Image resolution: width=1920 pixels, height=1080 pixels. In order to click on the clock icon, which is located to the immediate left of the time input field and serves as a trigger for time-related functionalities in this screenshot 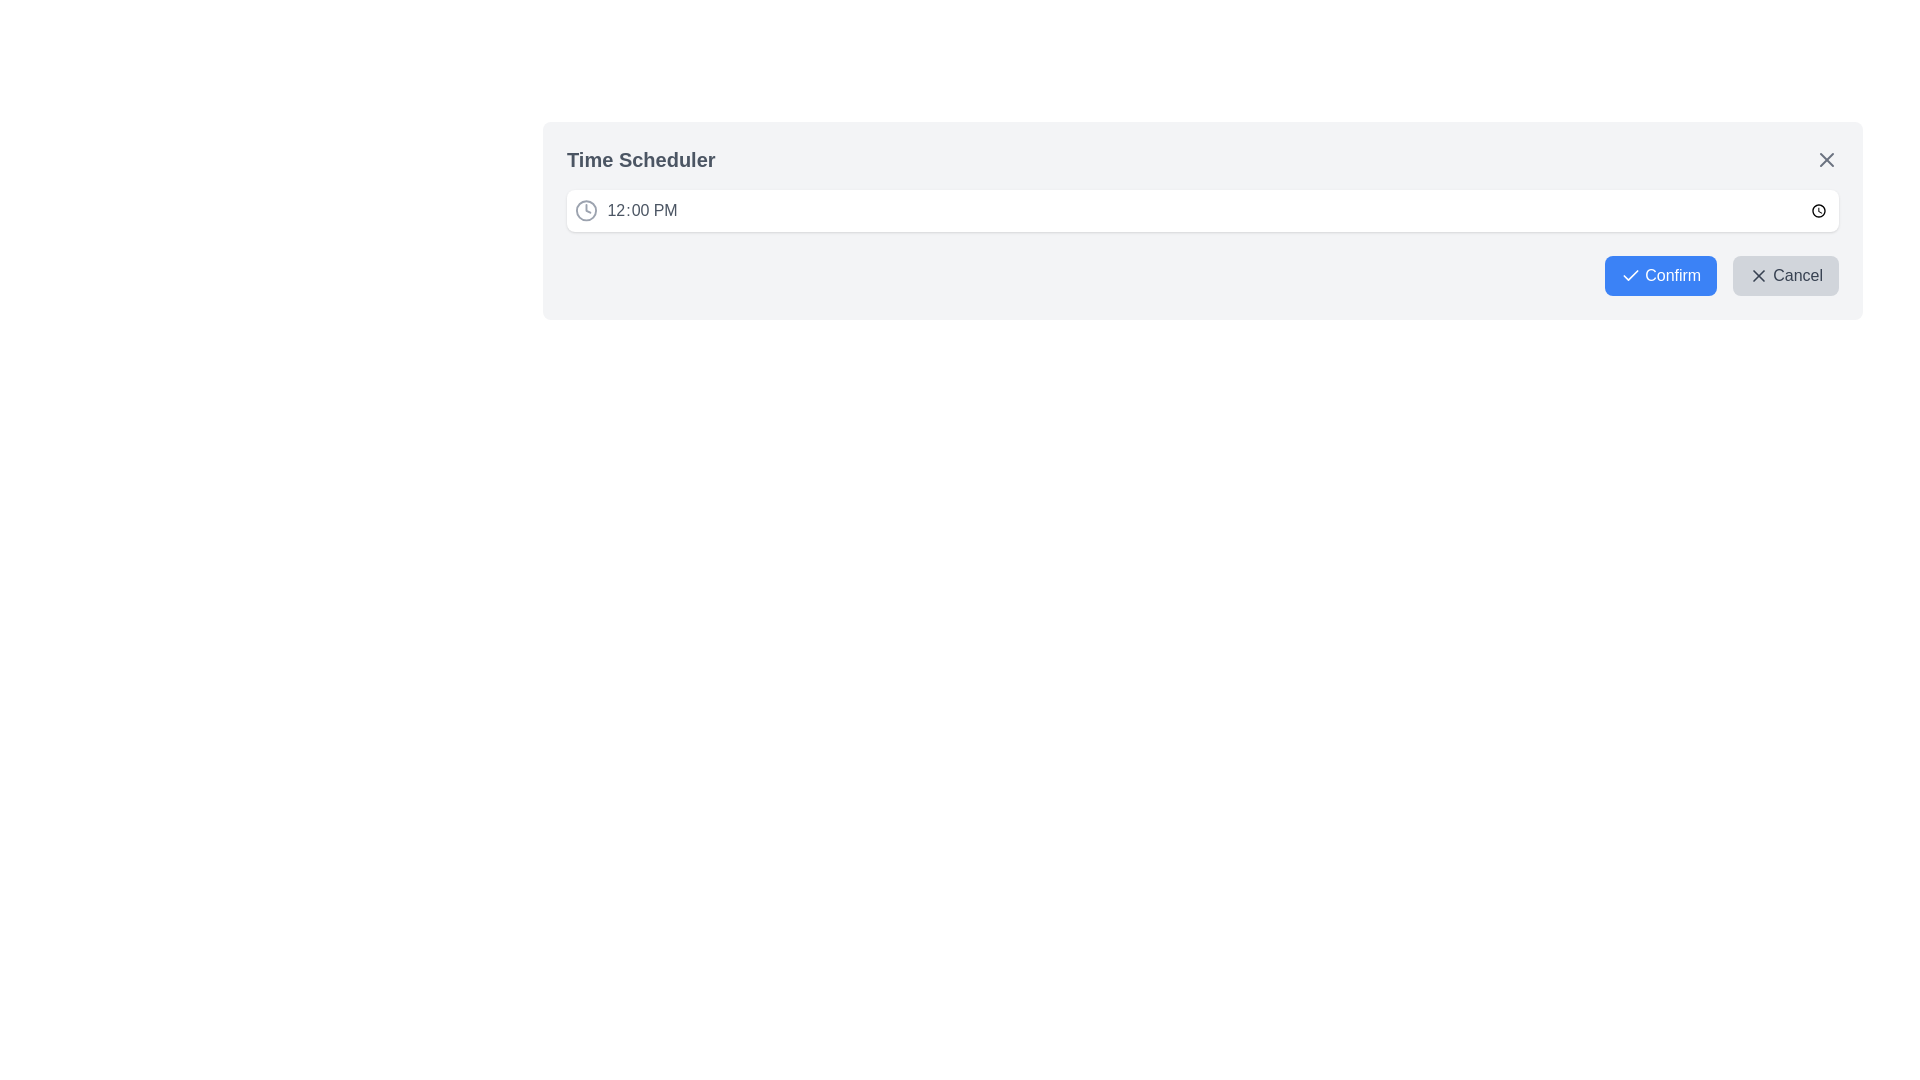, I will do `click(585, 211)`.